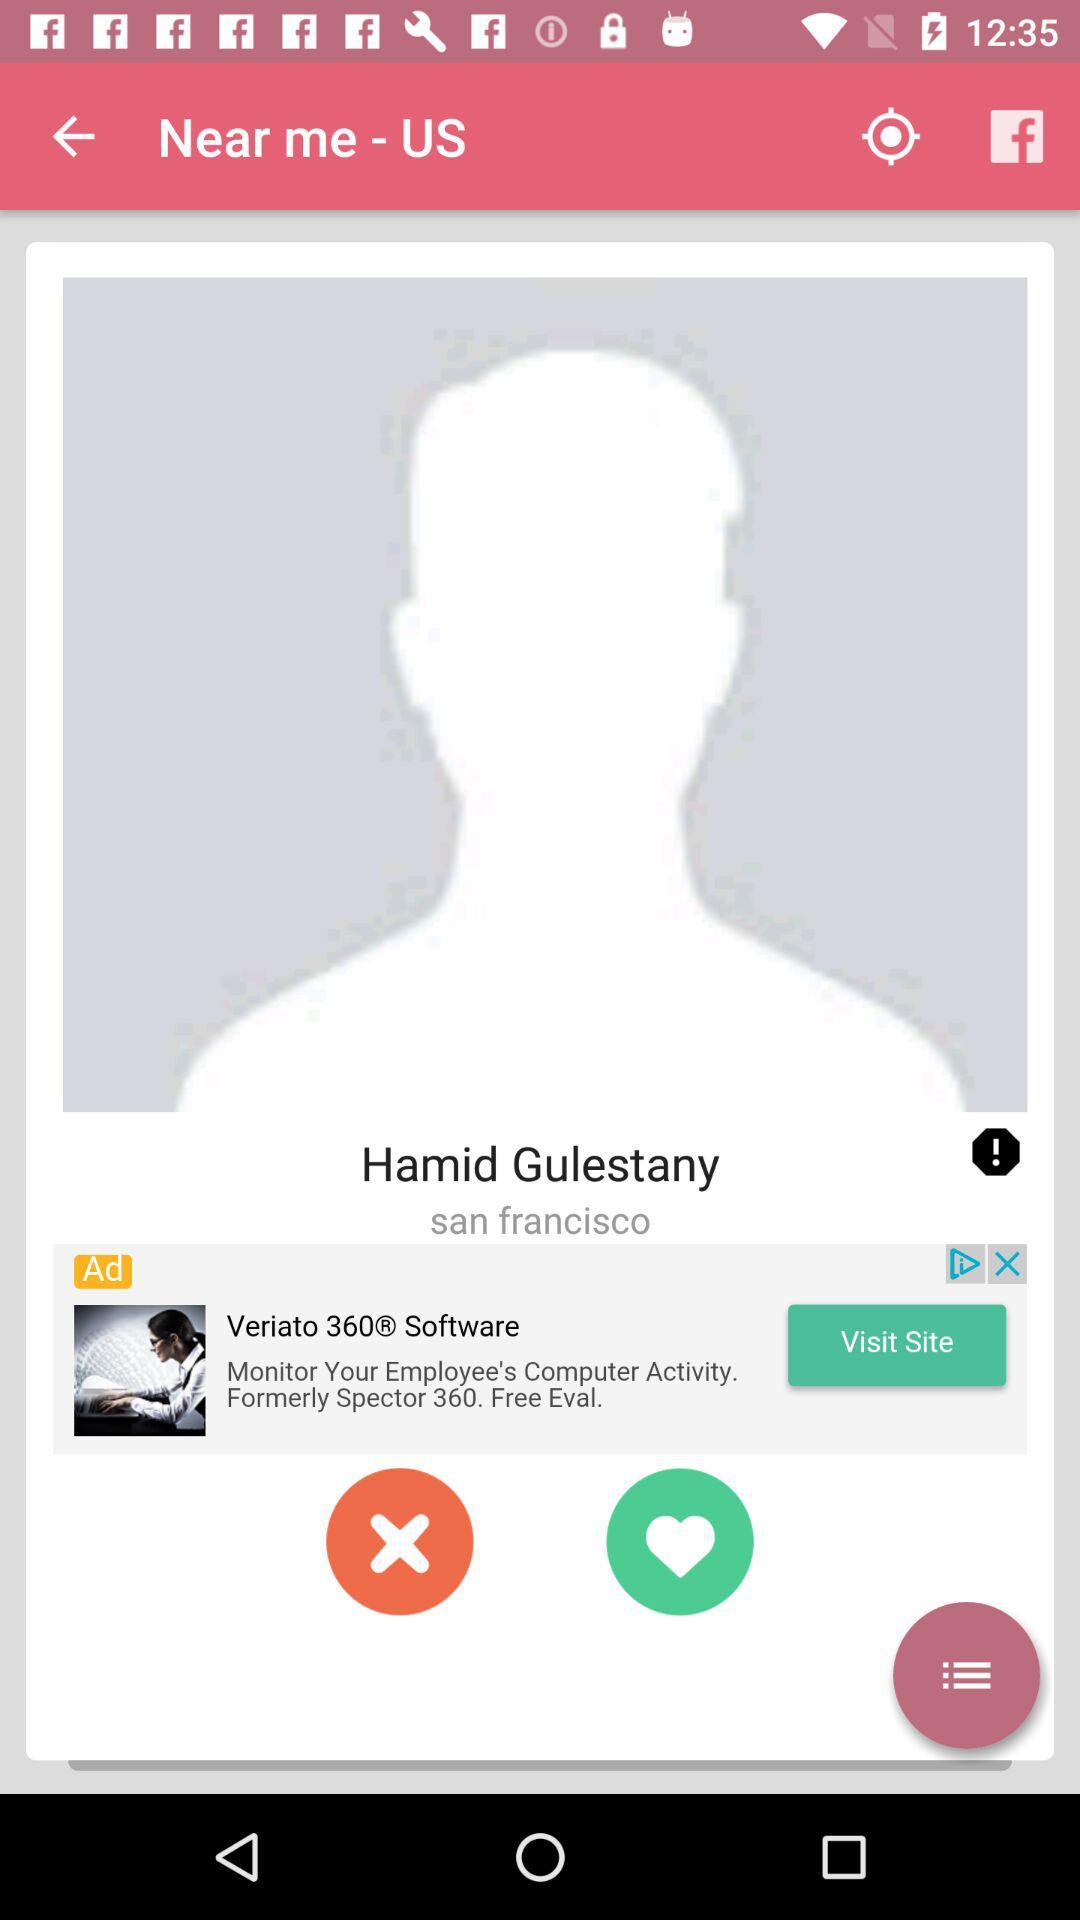  What do you see at coordinates (965, 1675) in the screenshot?
I see `open settings` at bounding box center [965, 1675].